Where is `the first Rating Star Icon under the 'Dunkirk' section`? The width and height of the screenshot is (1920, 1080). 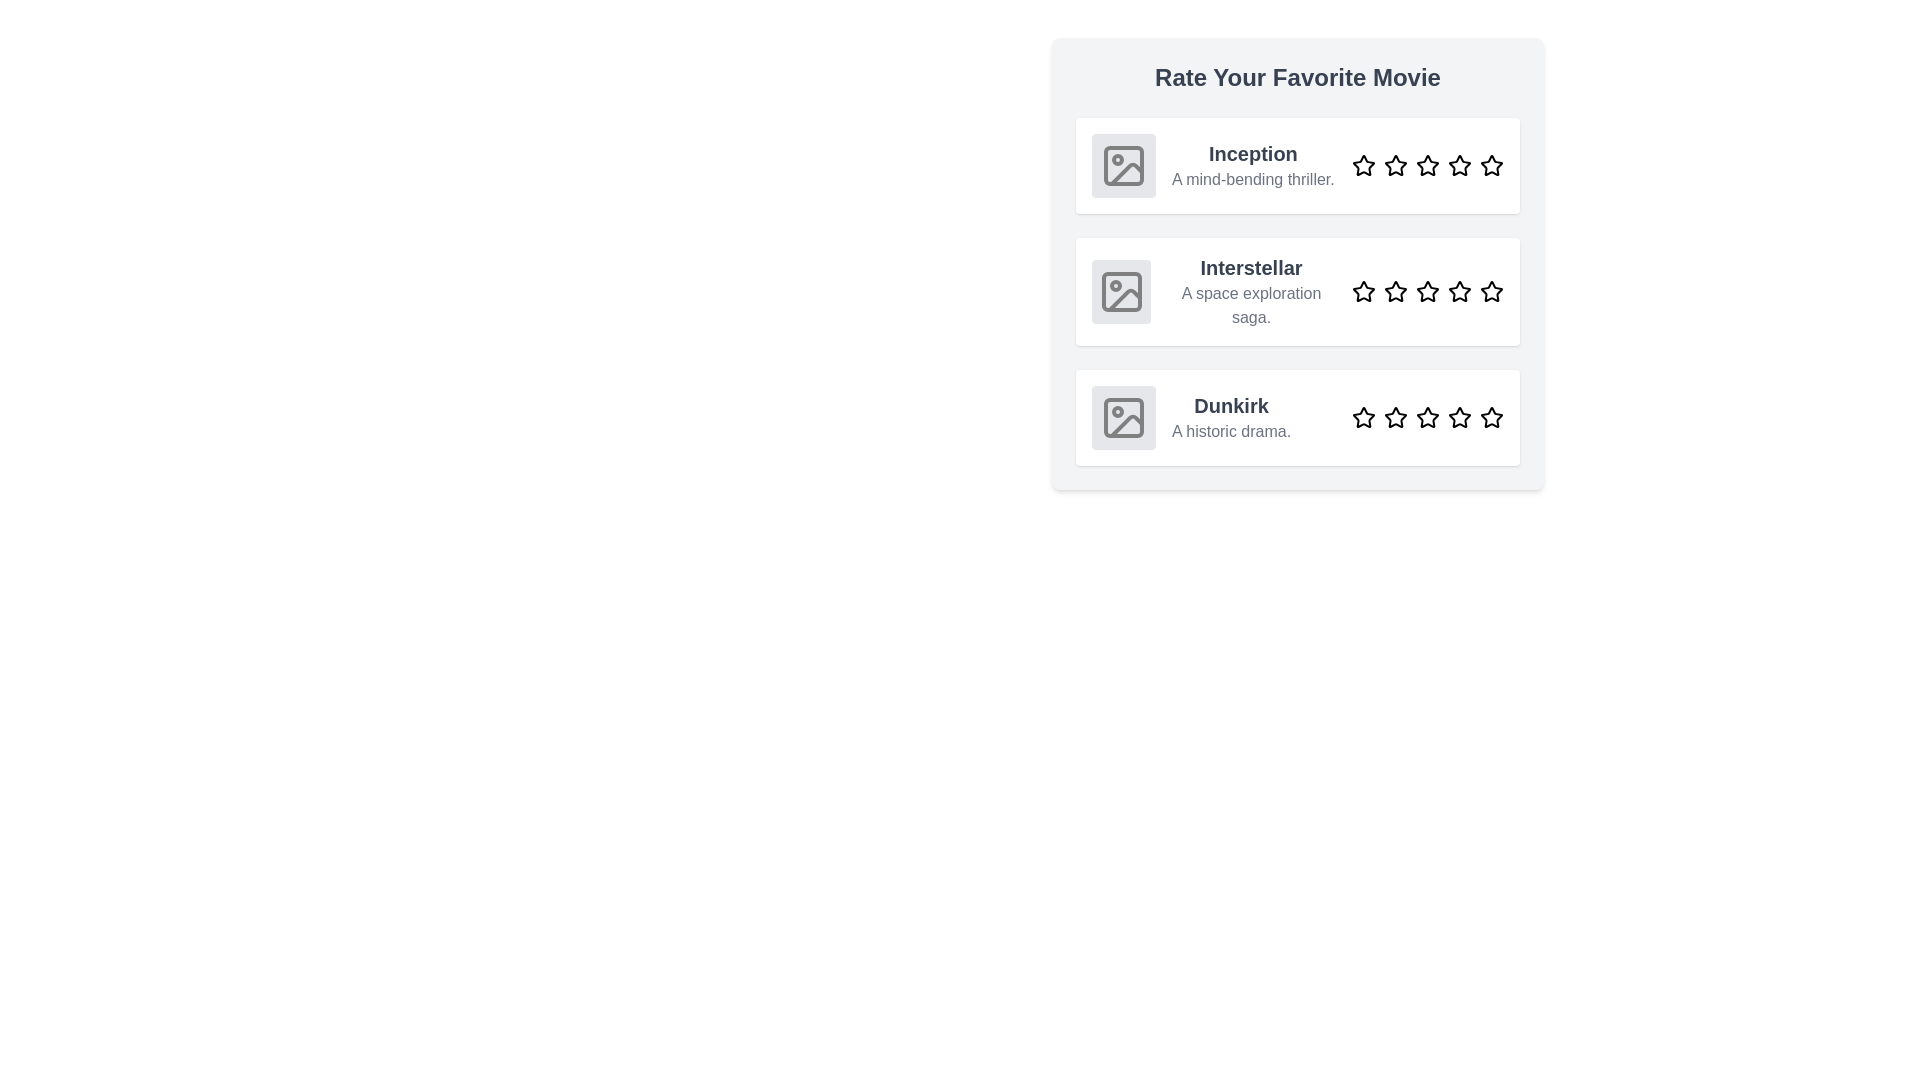 the first Rating Star Icon under the 'Dunkirk' section is located at coordinates (1362, 416).